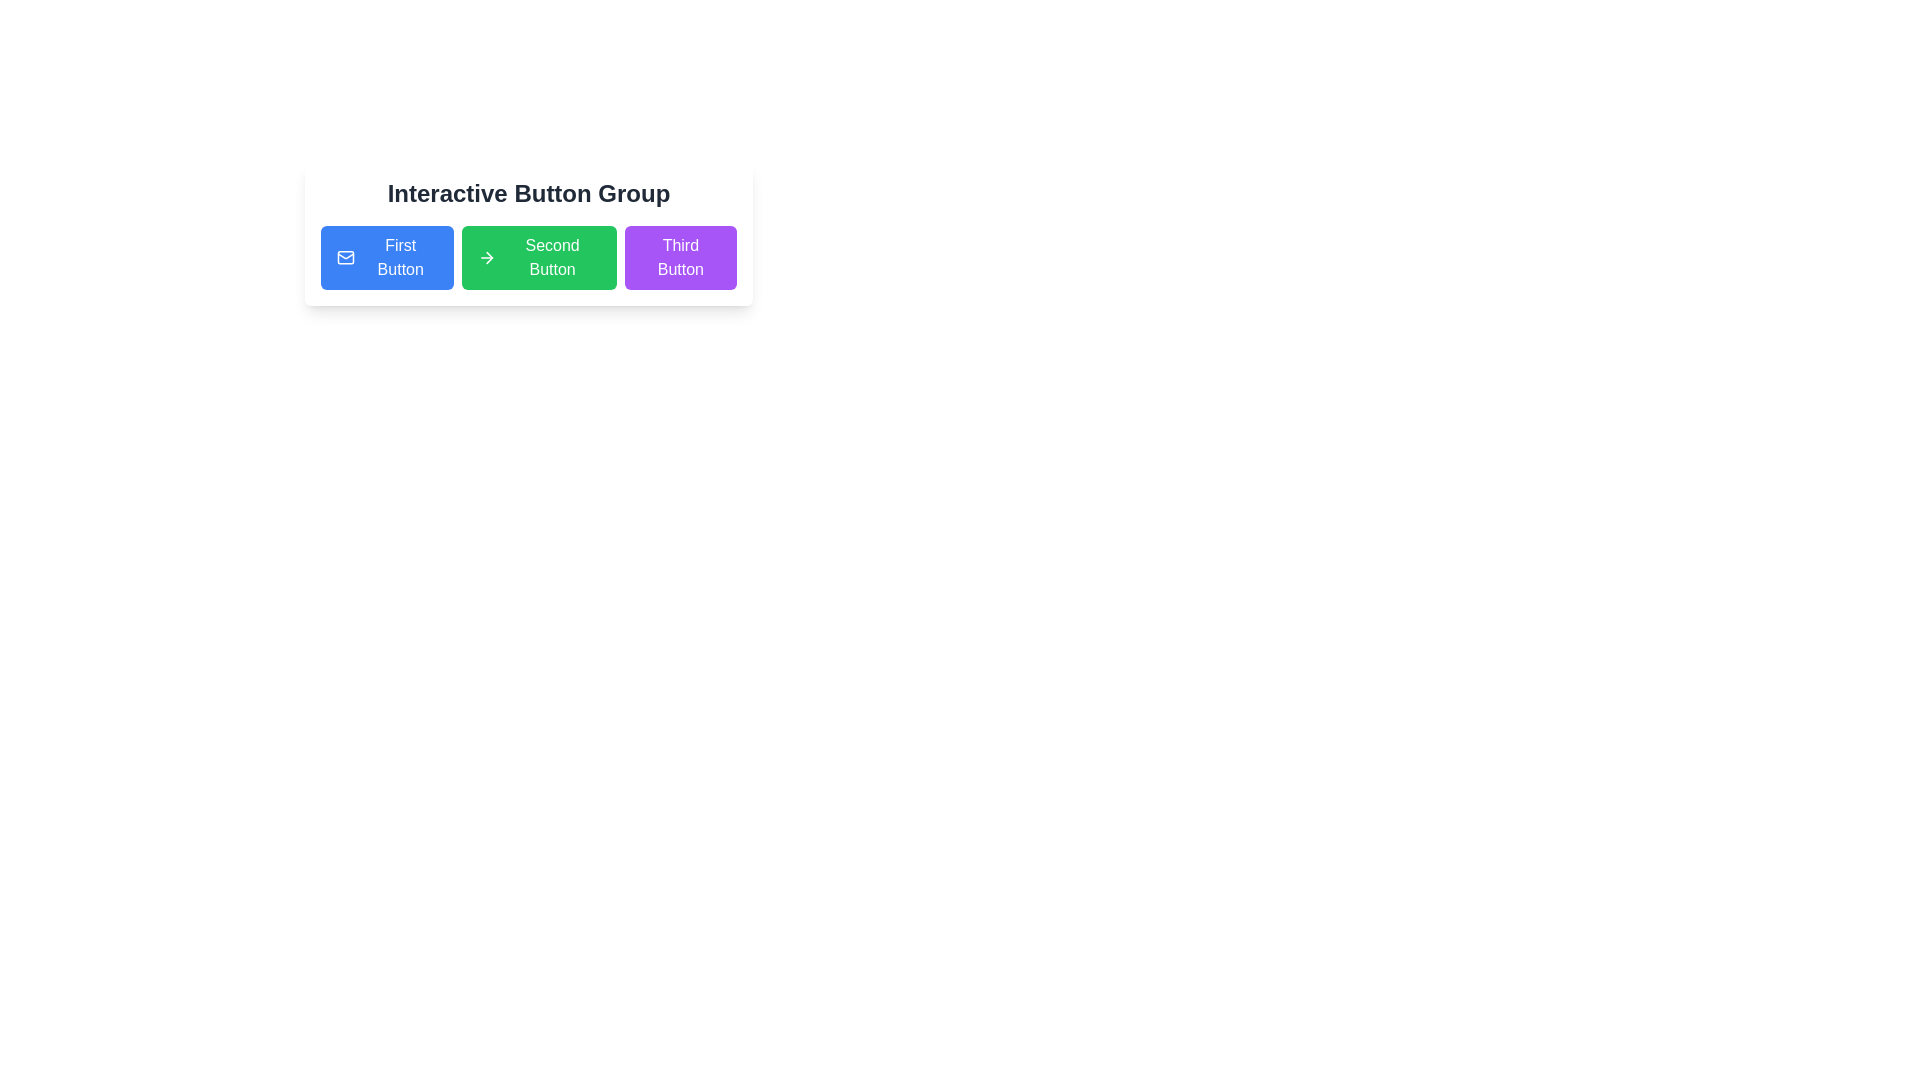 This screenshot has width=1920, height=1080. I want to click on the 'Second Button', a green button with rounded corners that contains the text 'Second Button' and a right-pointing white arrow icon, so click(539, 257).